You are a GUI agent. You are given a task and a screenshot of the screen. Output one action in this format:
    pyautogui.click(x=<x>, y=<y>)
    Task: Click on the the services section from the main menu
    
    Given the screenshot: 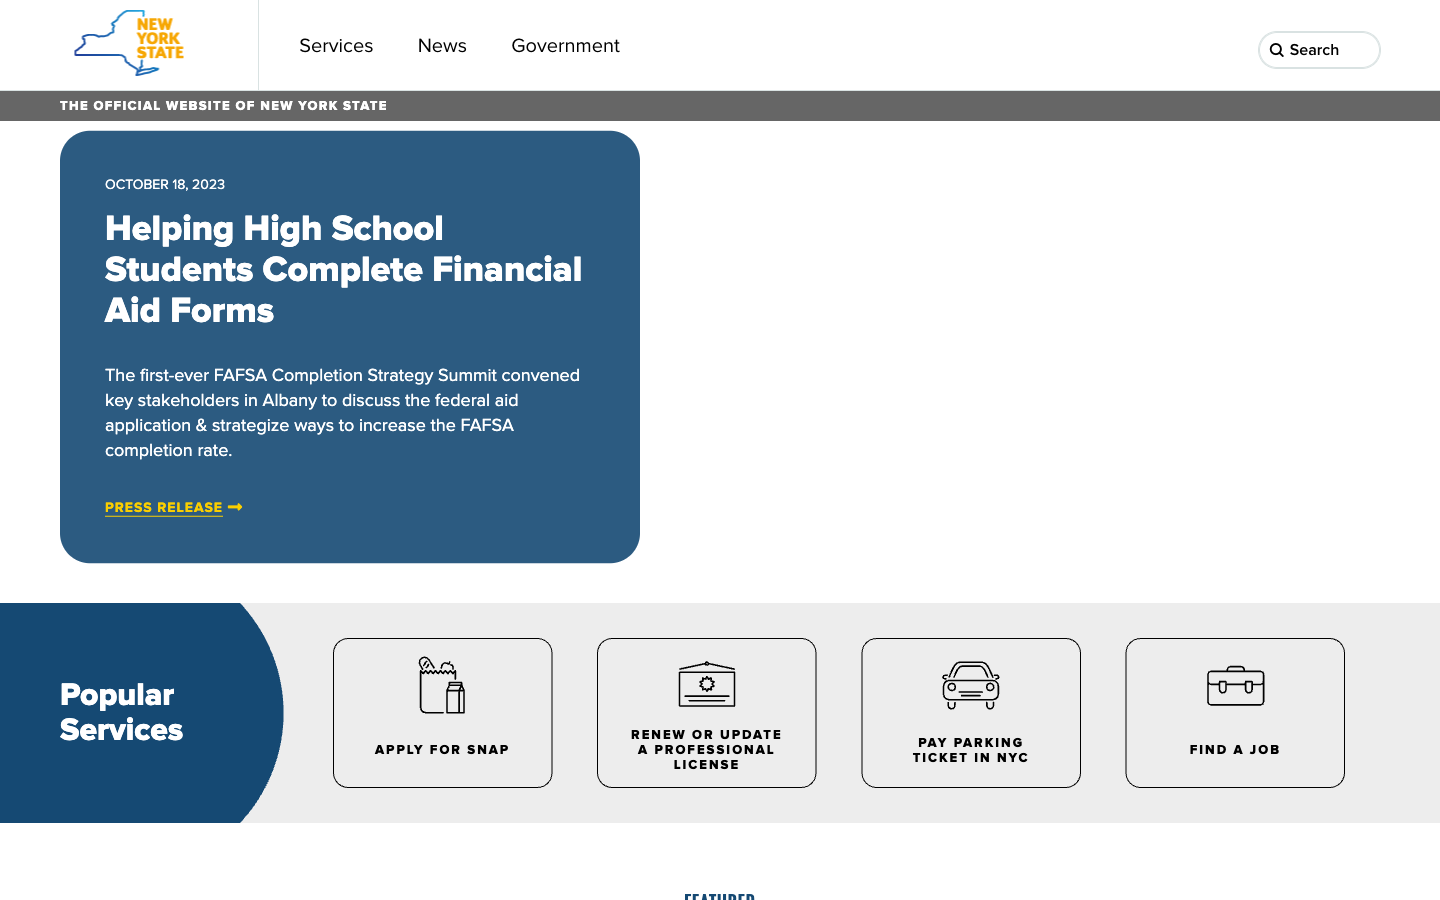 What is the action you would take?
    pyautogui.click(x=336, y=44)
    